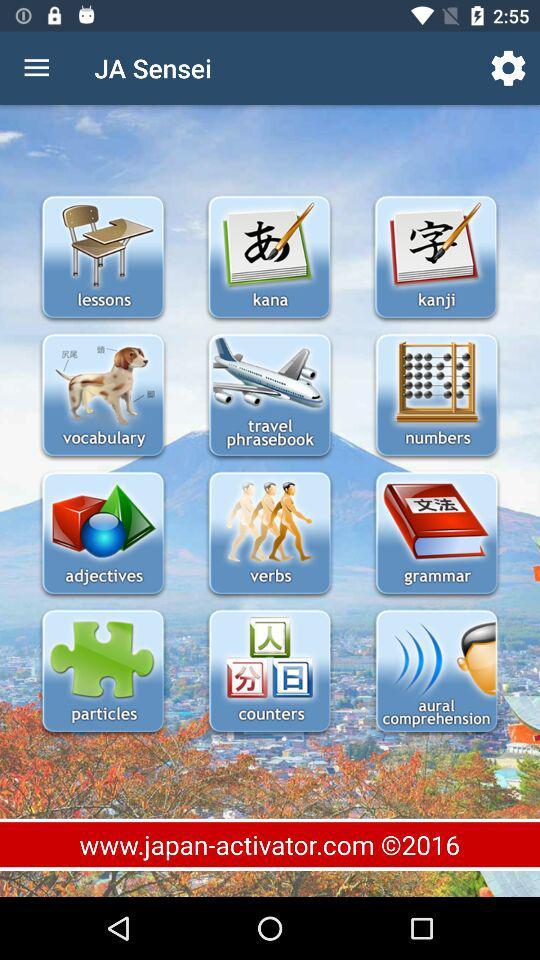  I want to click on study of verbs, so click(269, 534).